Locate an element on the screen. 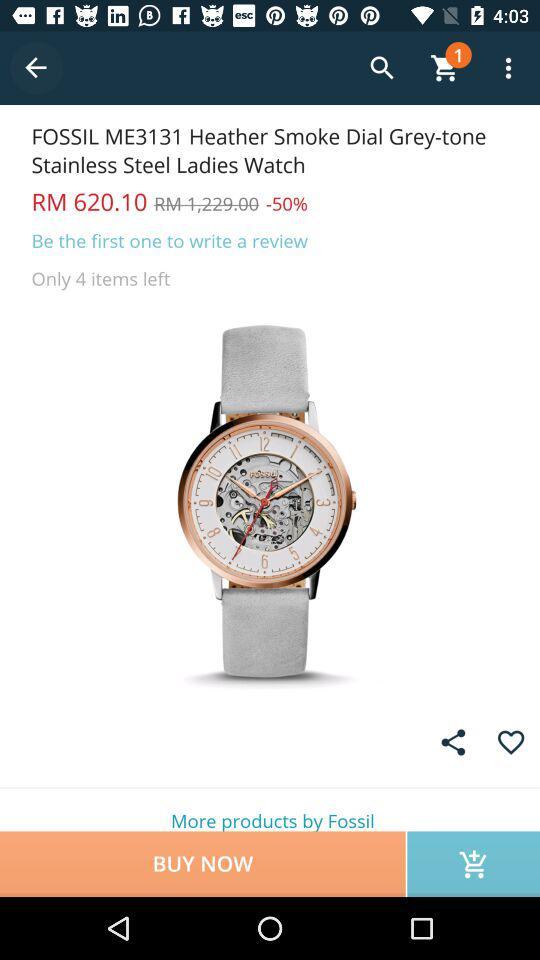 The height and width of the screenshot is (960, 540). the share icon is located at coordinates (453, 741).